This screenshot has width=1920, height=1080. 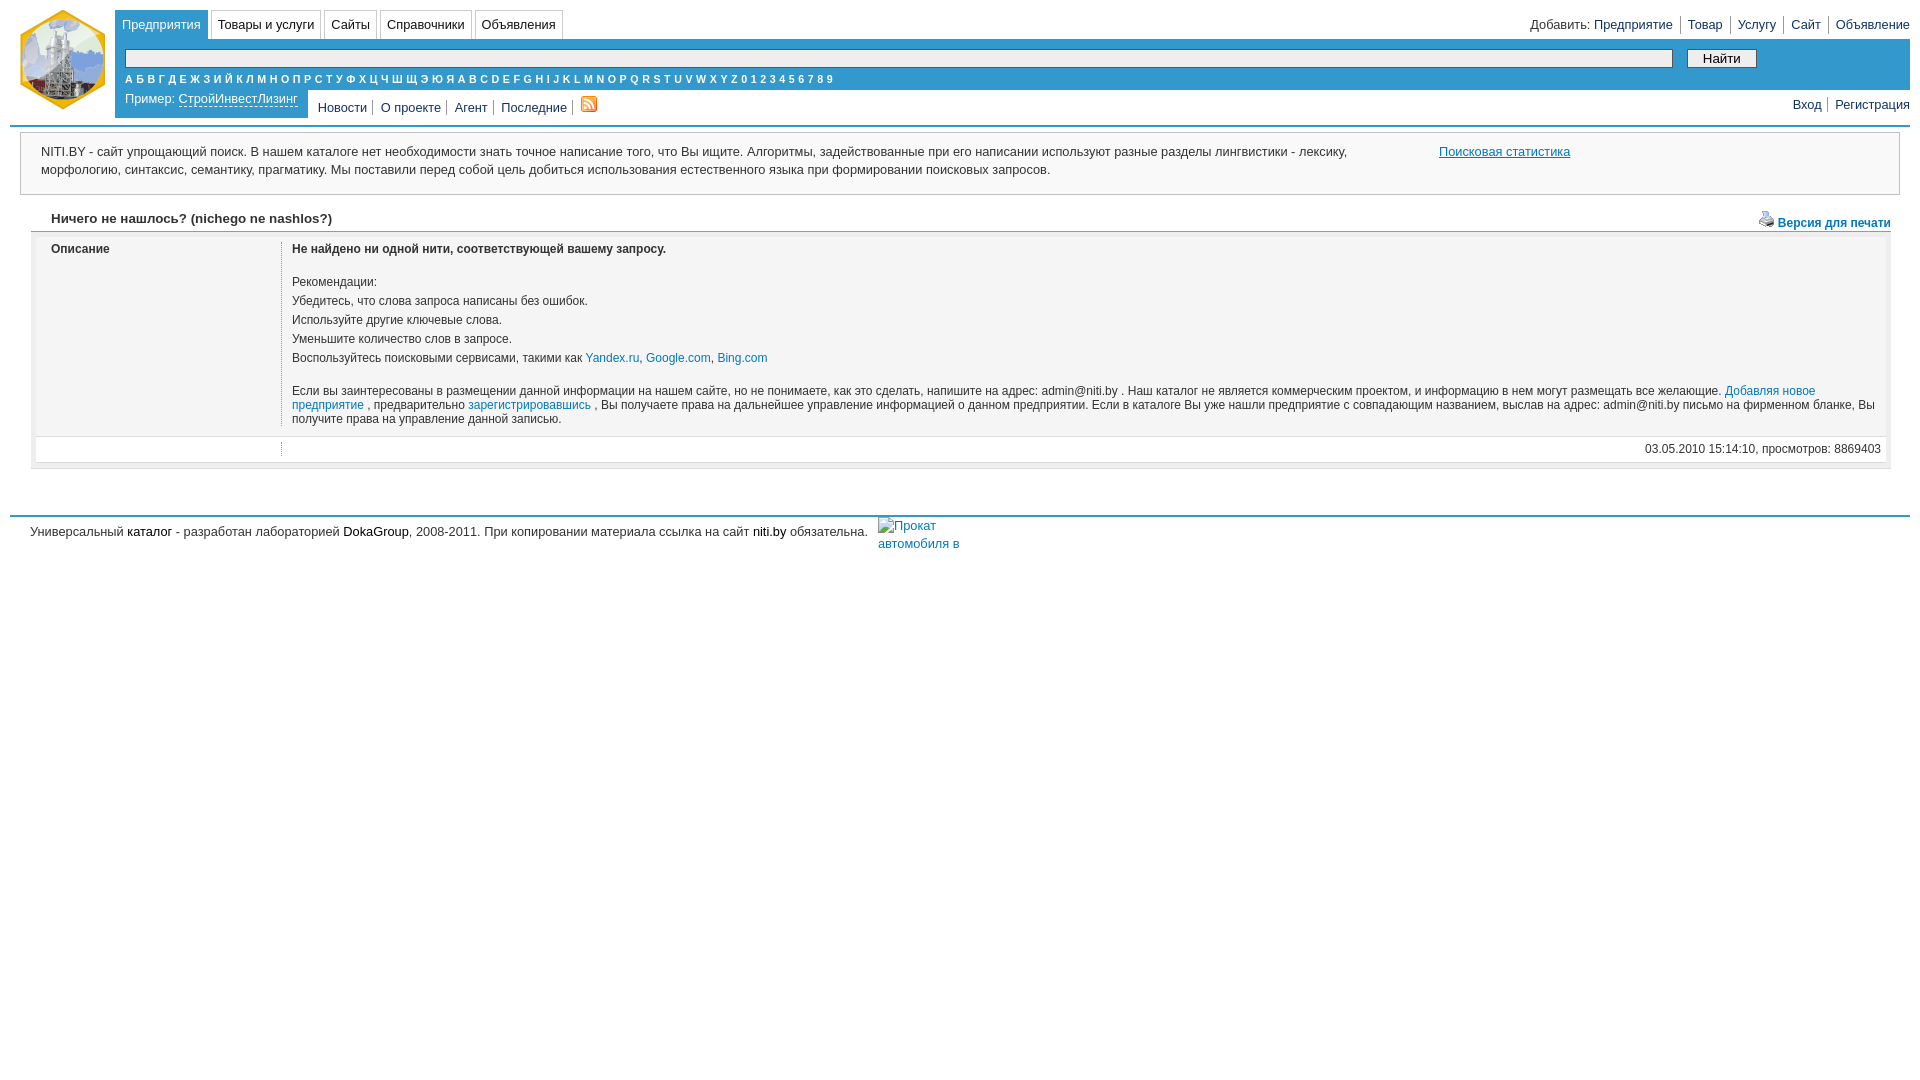 I want to click on '5', so click(x=791, y=77).